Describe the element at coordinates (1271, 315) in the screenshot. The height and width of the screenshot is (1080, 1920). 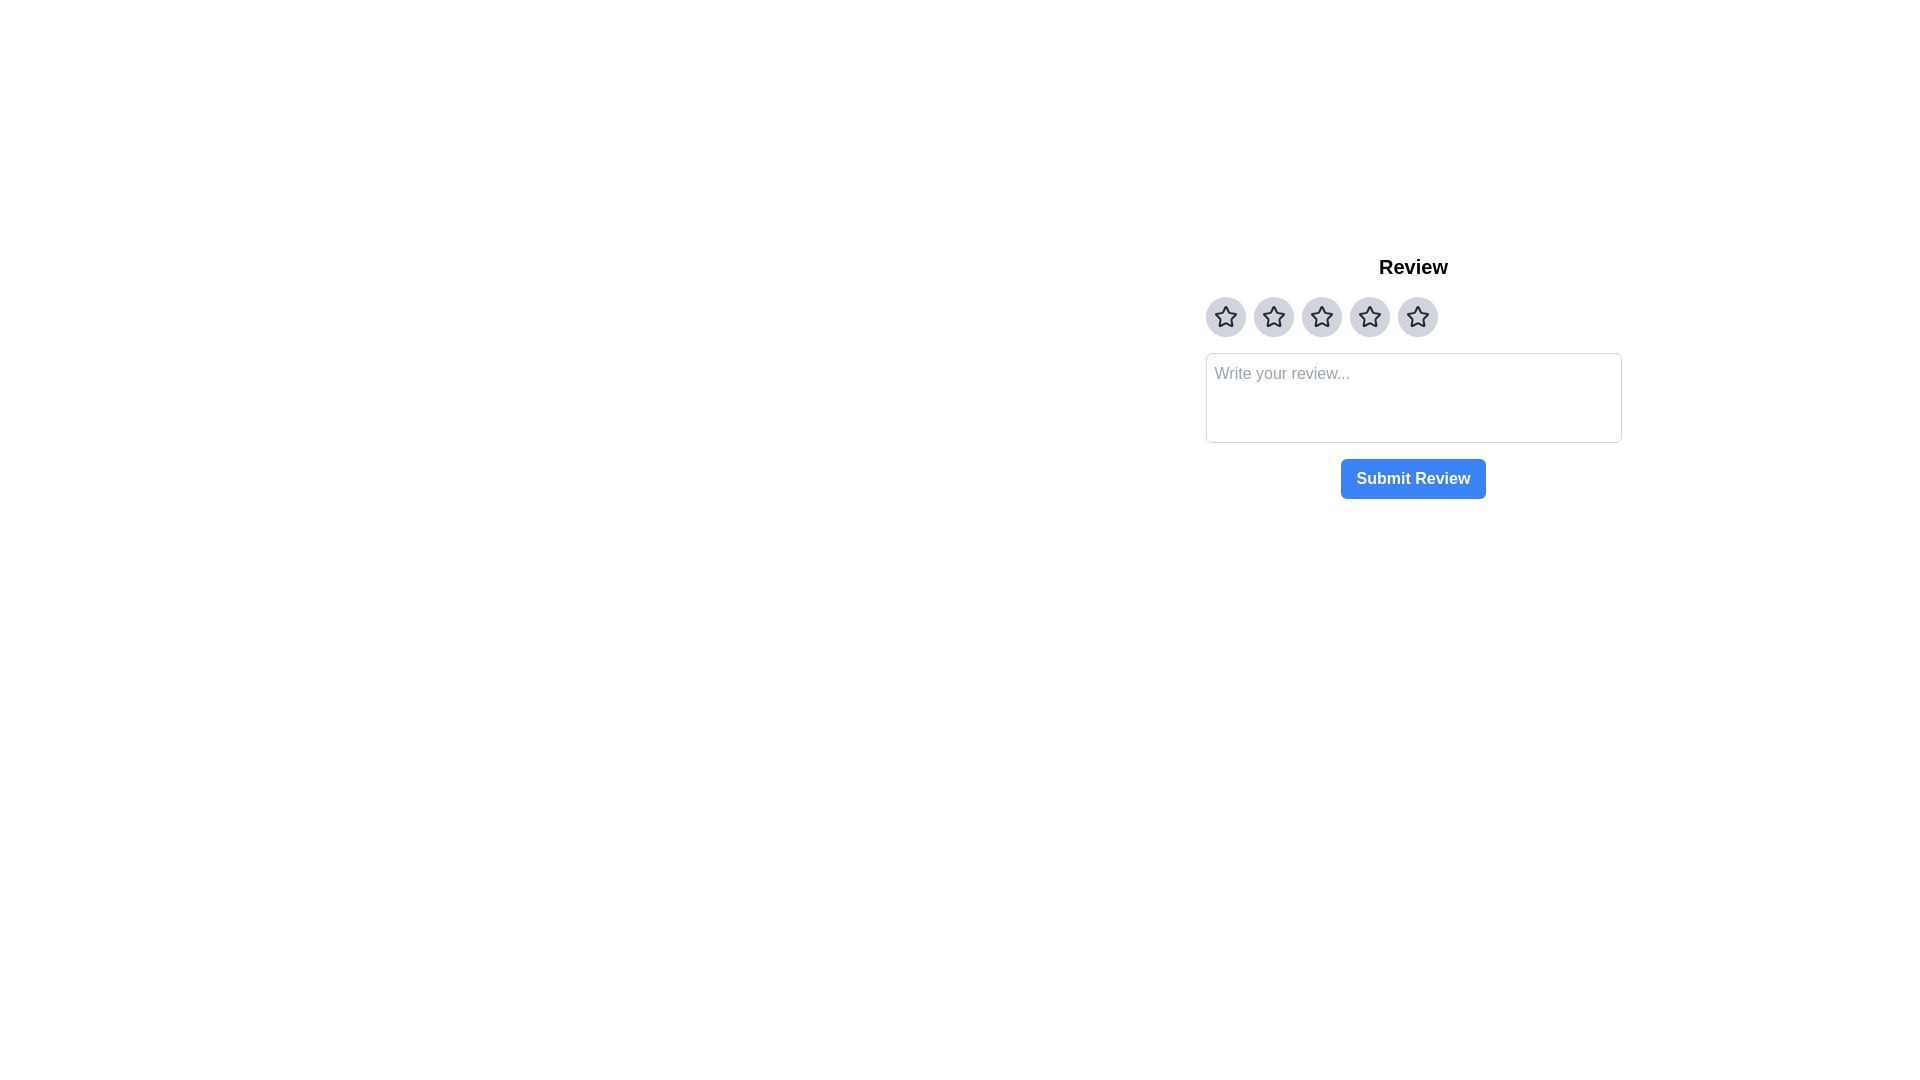
I see `the second star icon in the horizontal rating system` at that location.